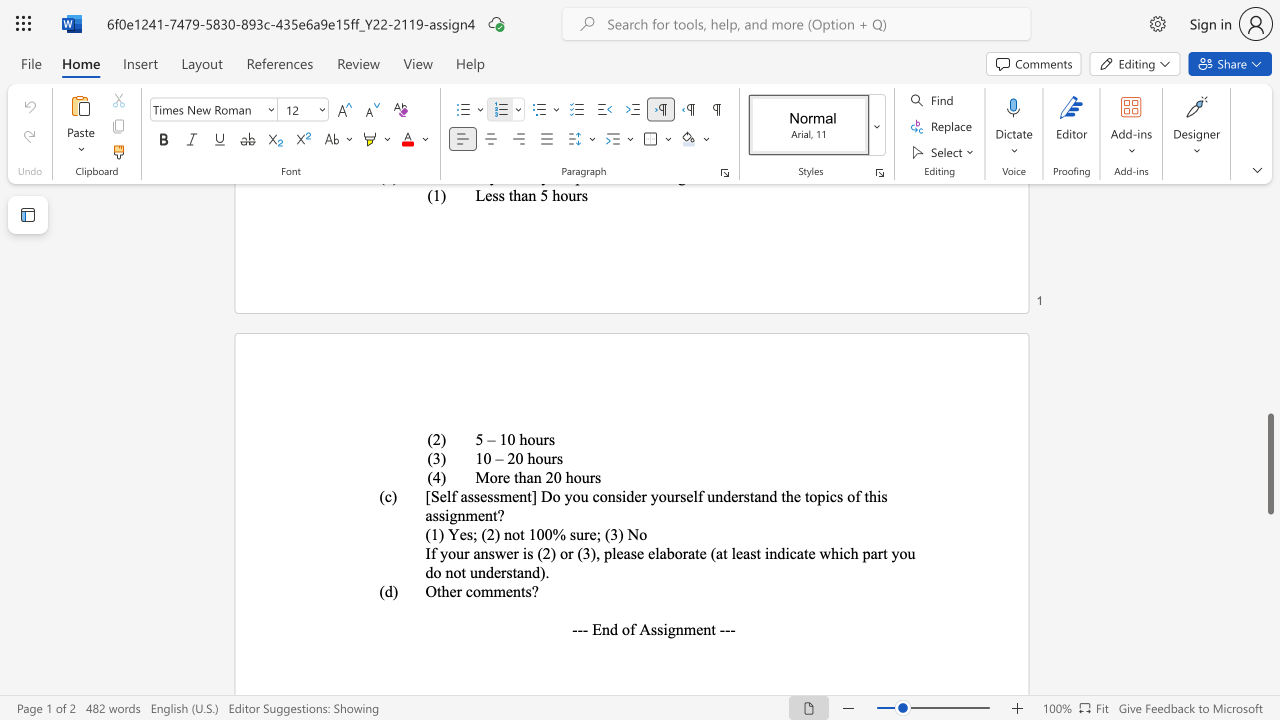  I want to click on the 1th character "–" in the text, so click(499, 458).